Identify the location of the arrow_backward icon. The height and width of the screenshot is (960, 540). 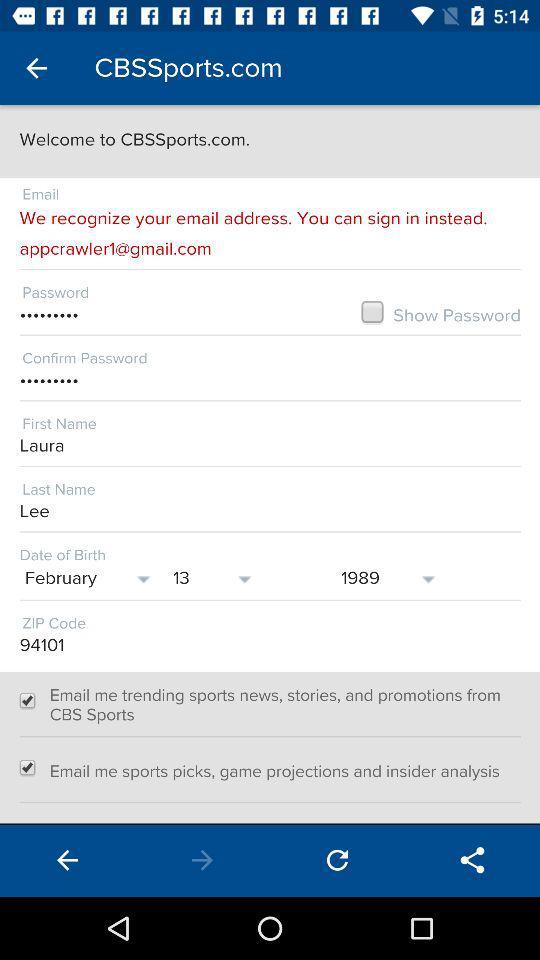
(67, 859).